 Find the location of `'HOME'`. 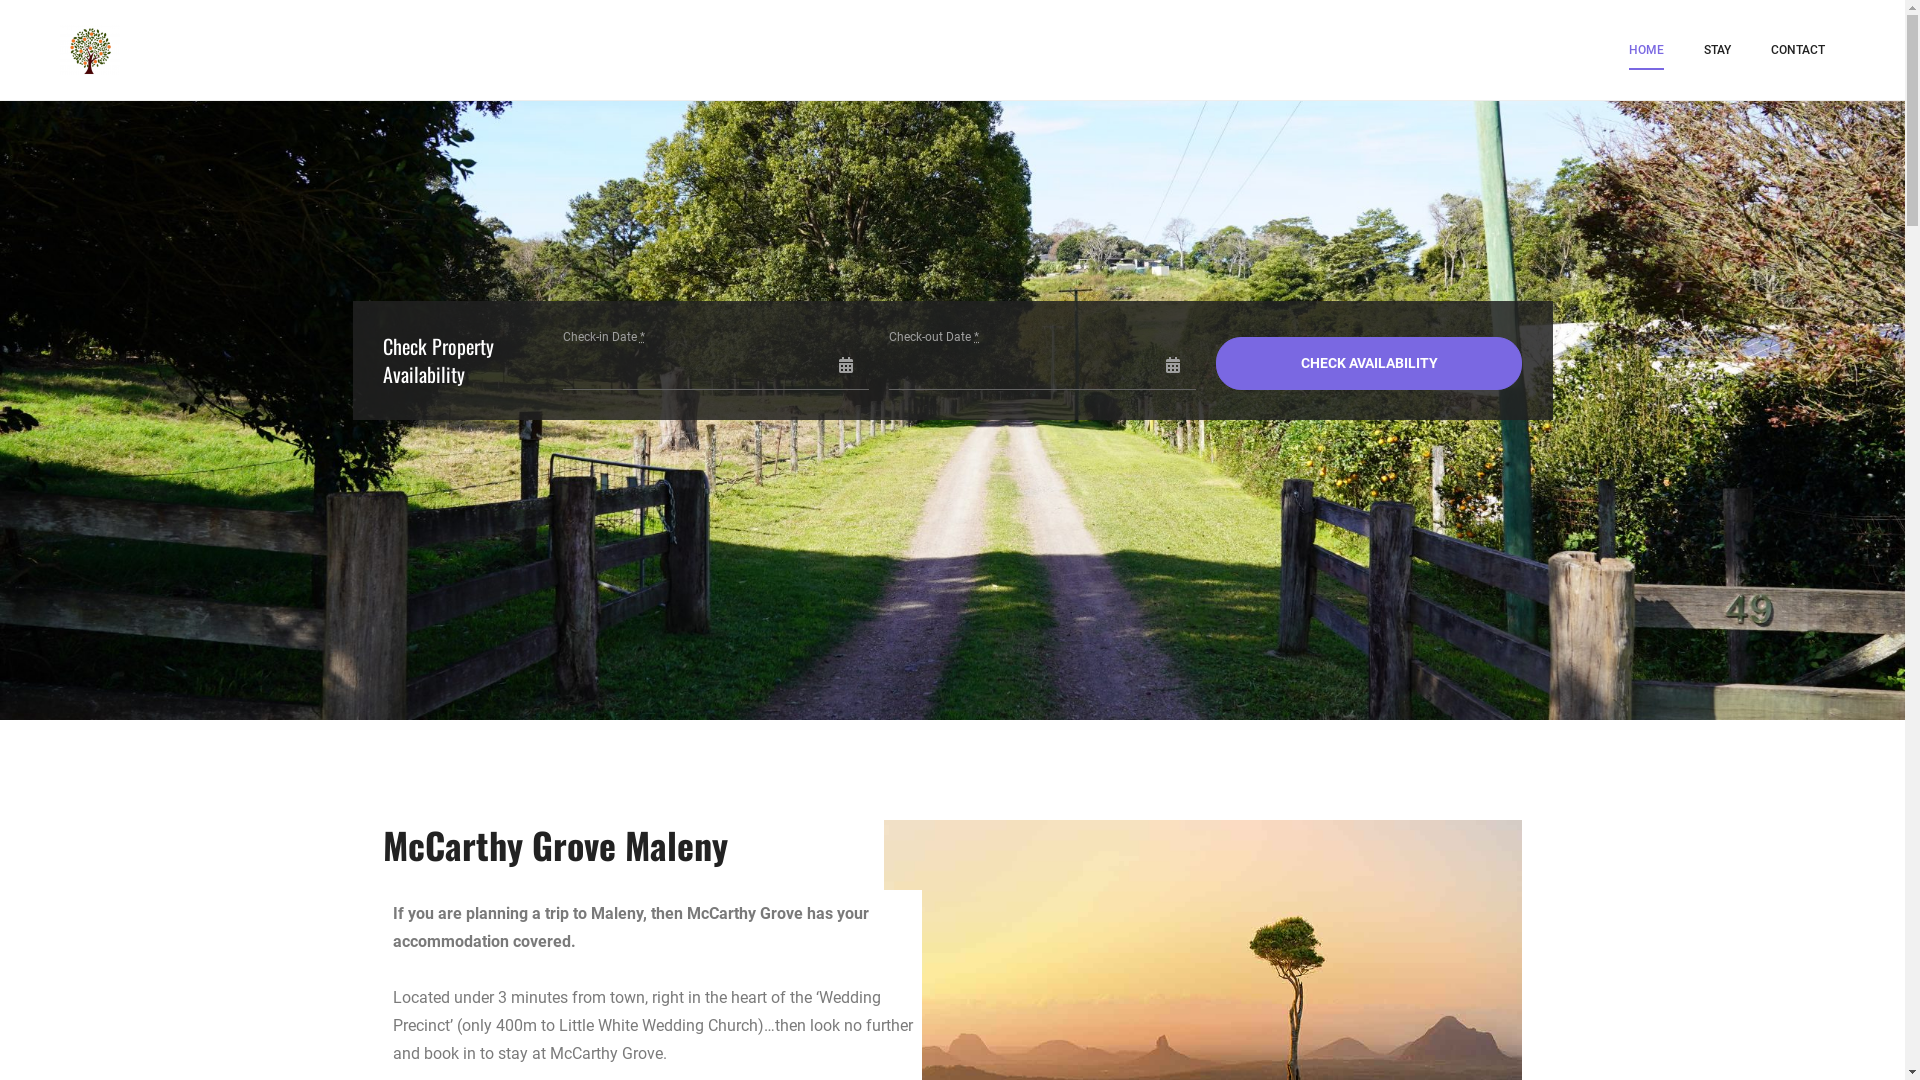

'HOME' is located at coordinates (1646, 49).